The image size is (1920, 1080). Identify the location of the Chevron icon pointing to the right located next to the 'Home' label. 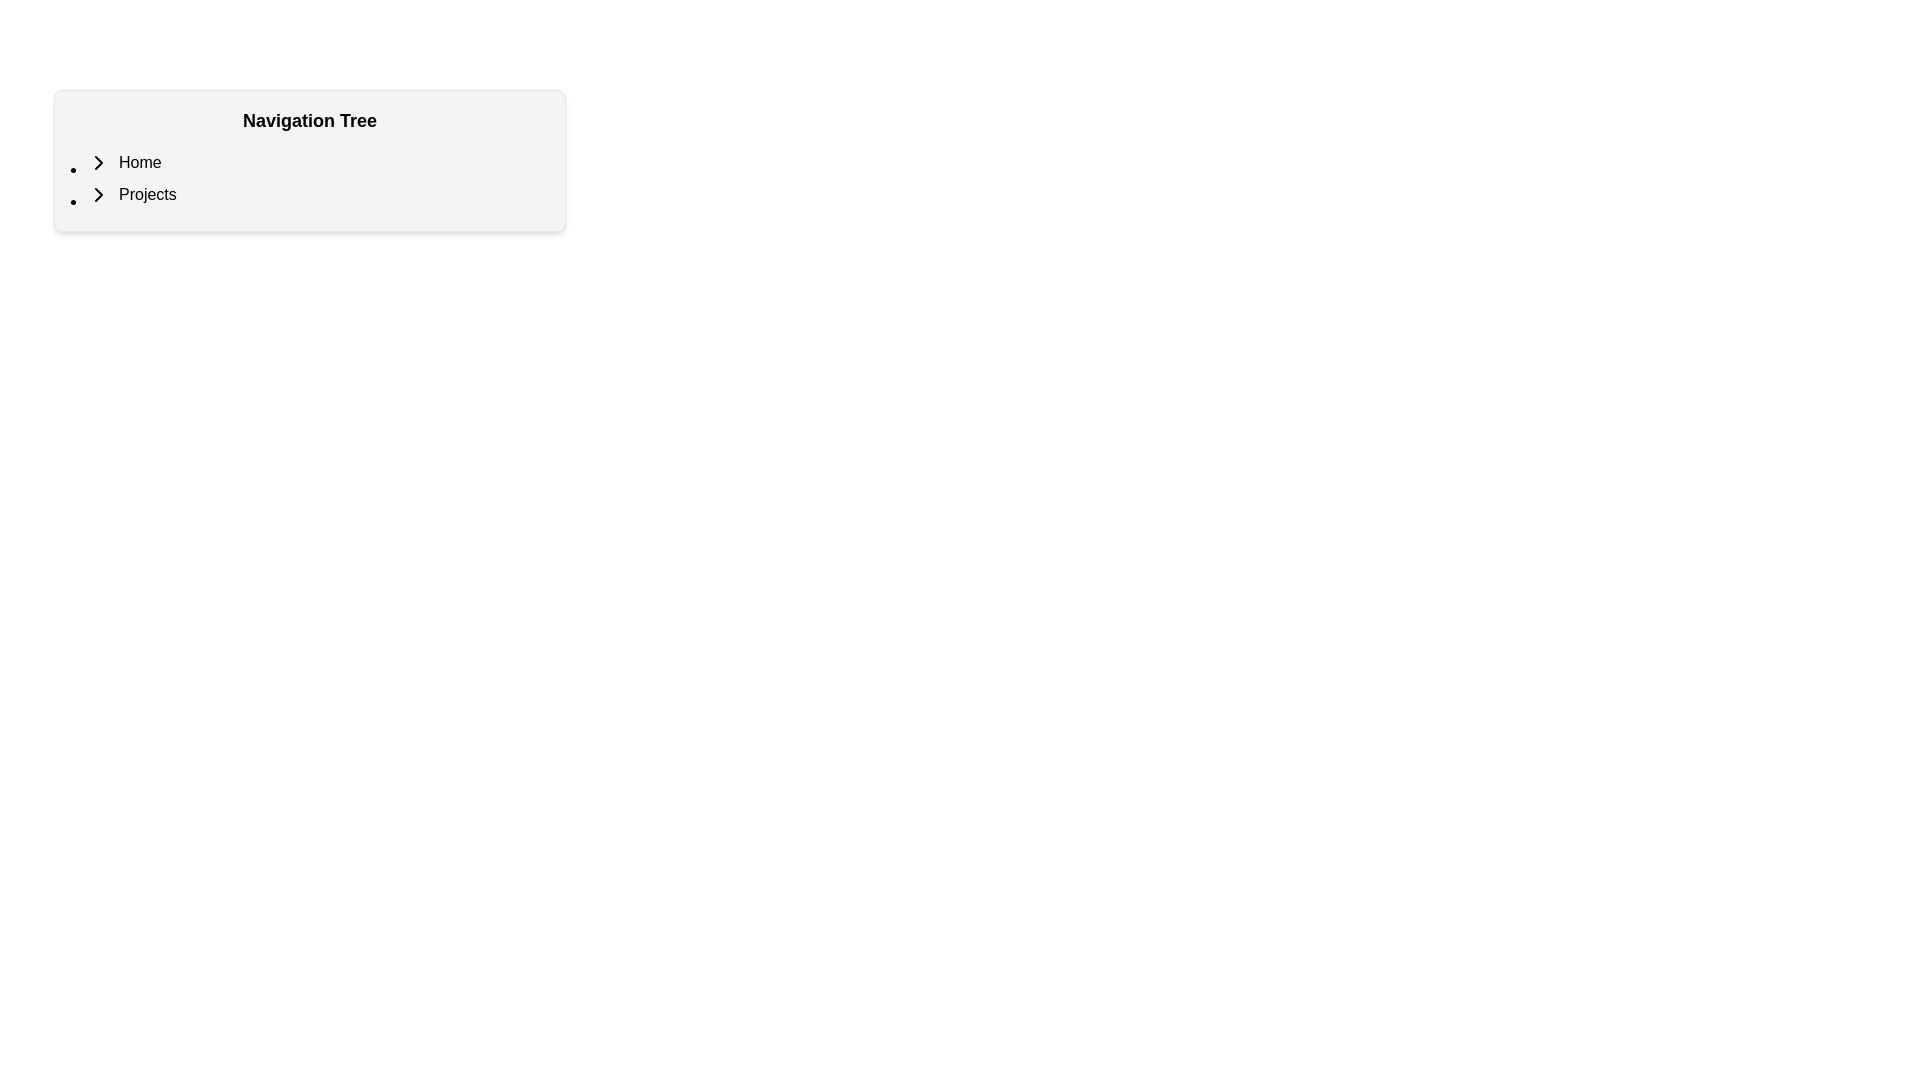
(98, 161).